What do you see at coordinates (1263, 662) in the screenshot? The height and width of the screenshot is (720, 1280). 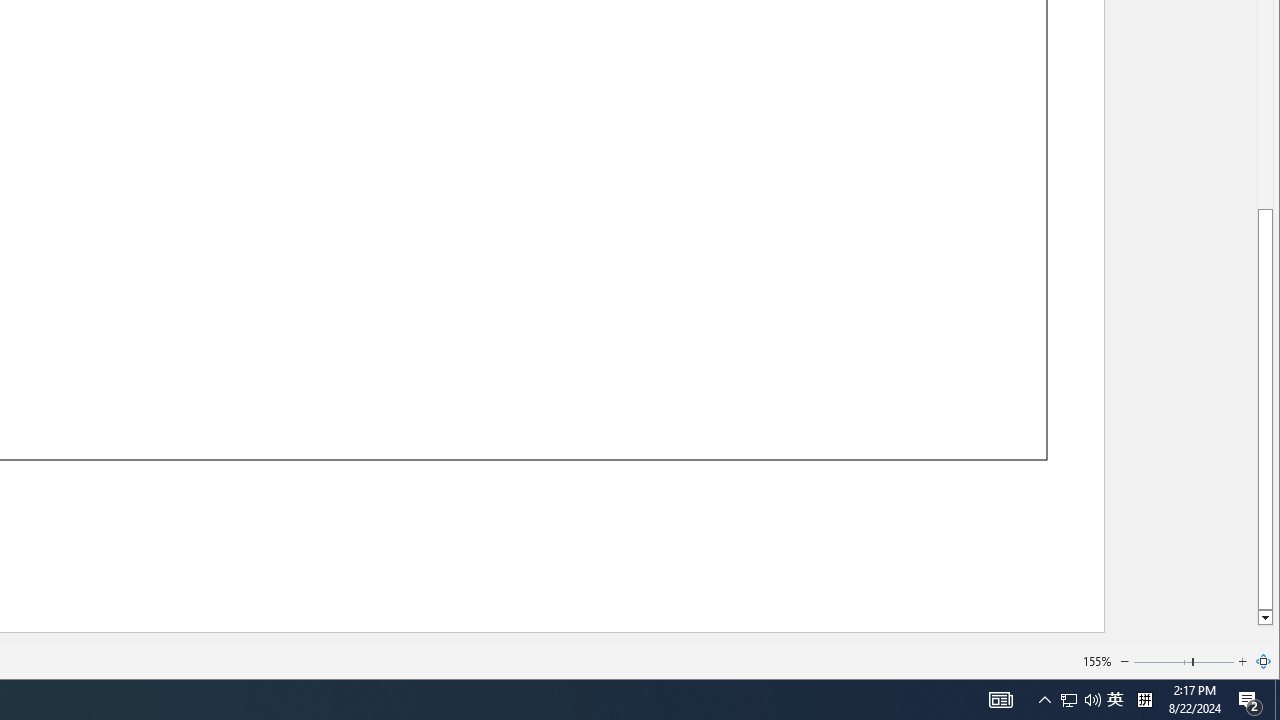 I see `'Zoom to Page'` at bounding box center [1263, 662].